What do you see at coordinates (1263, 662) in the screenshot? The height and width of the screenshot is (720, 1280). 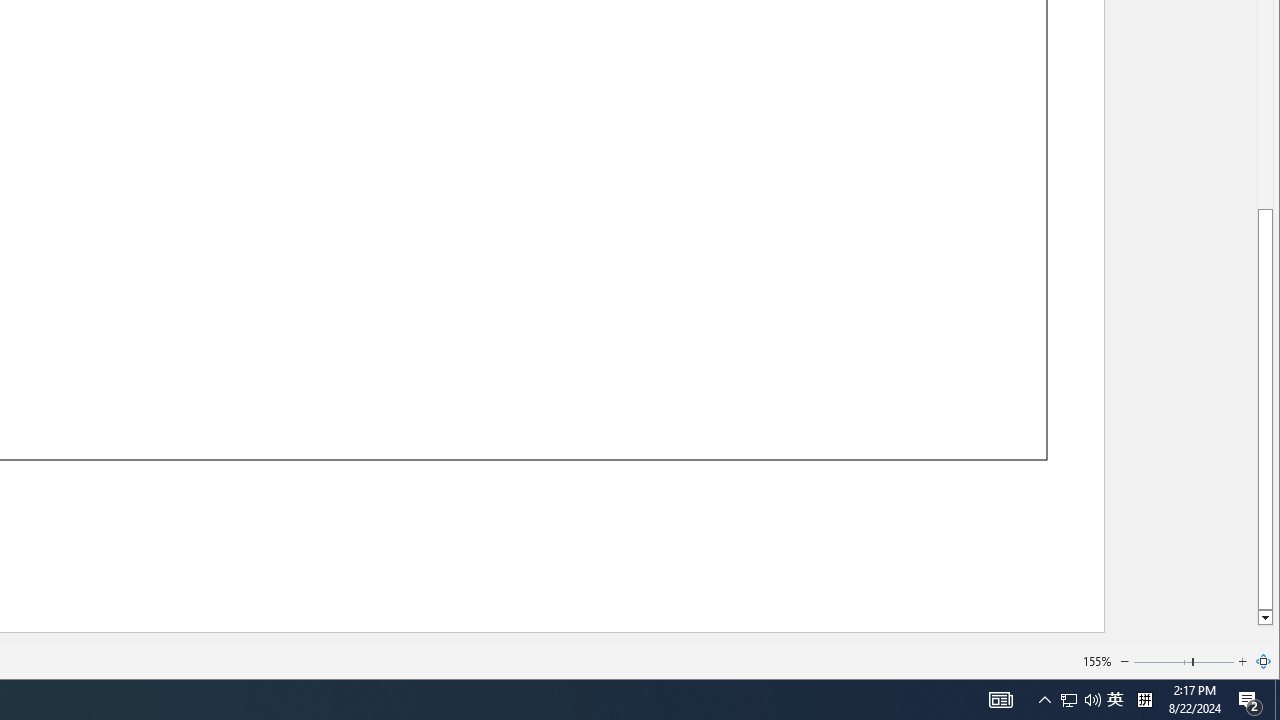 I see `'Zoom to Page'` at bounding box center [1263, 662].